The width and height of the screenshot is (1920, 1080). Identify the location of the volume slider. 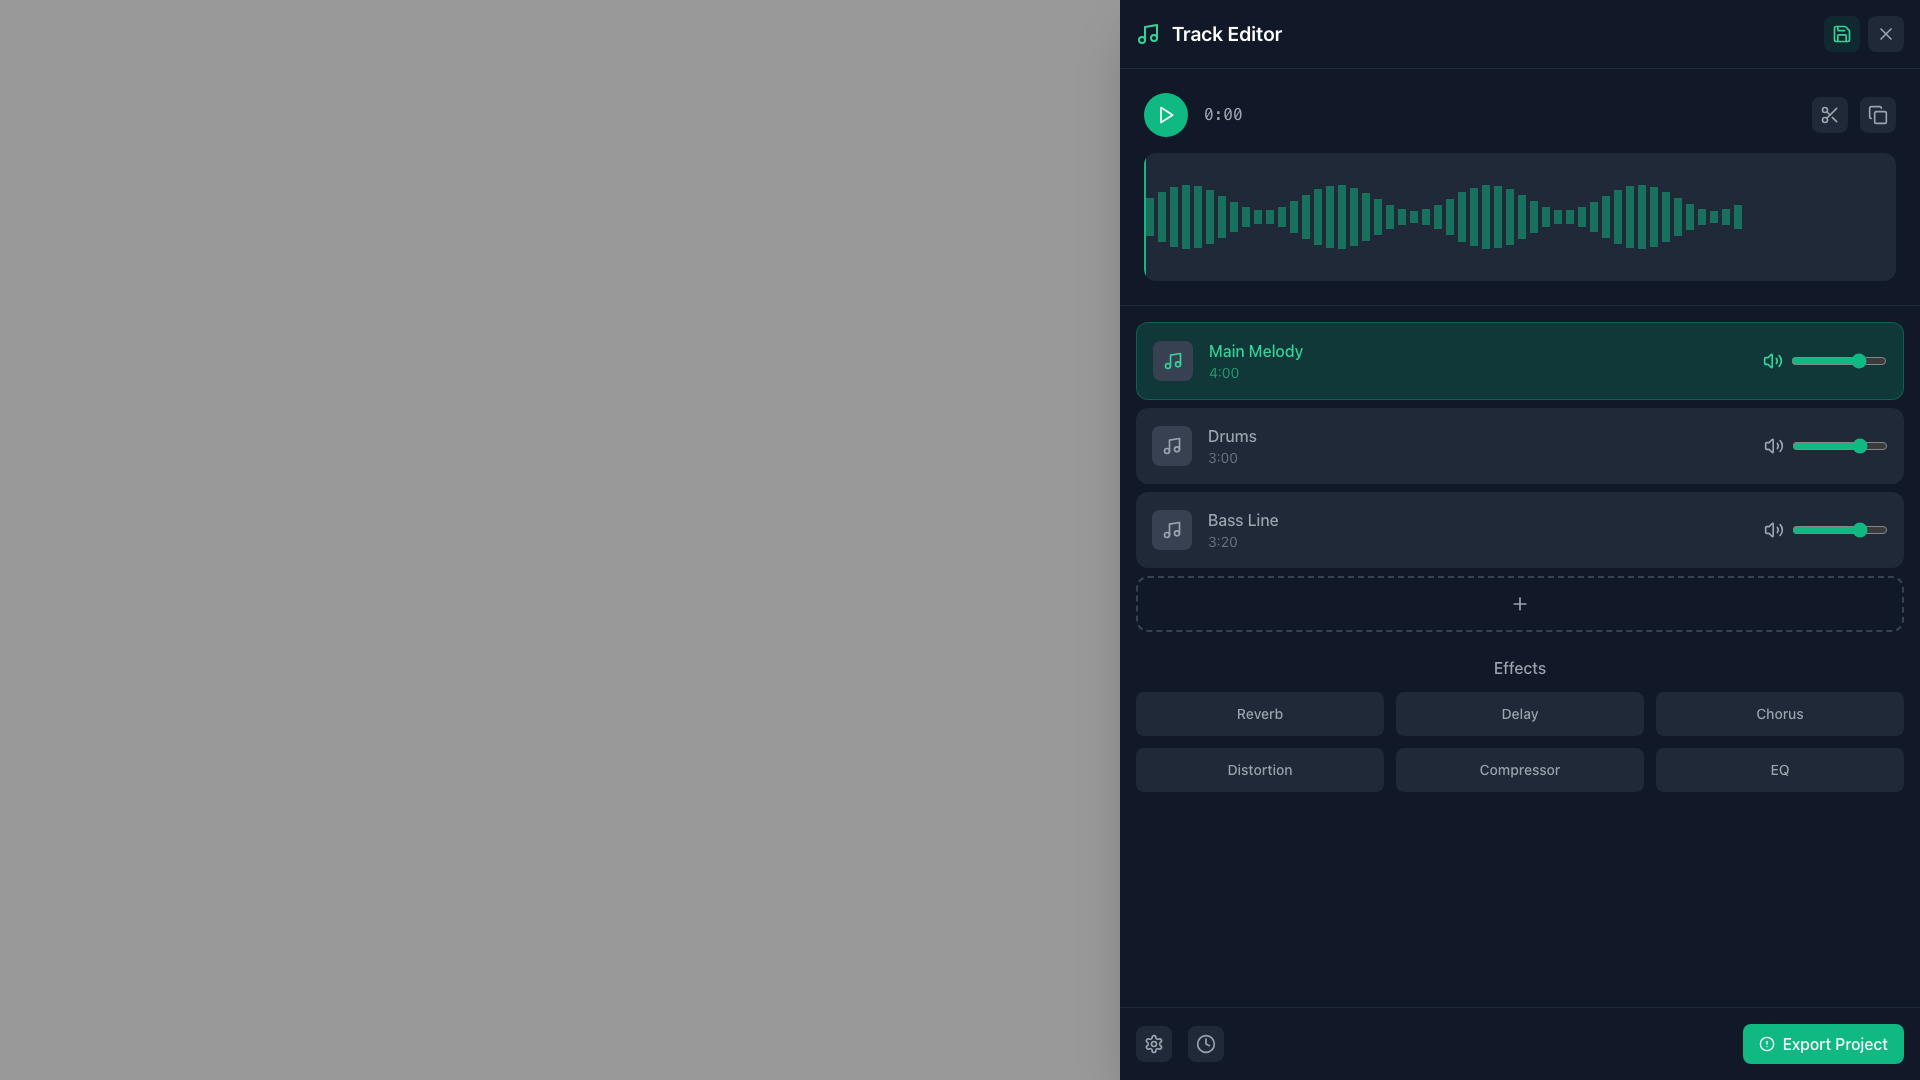
(1835, 361).